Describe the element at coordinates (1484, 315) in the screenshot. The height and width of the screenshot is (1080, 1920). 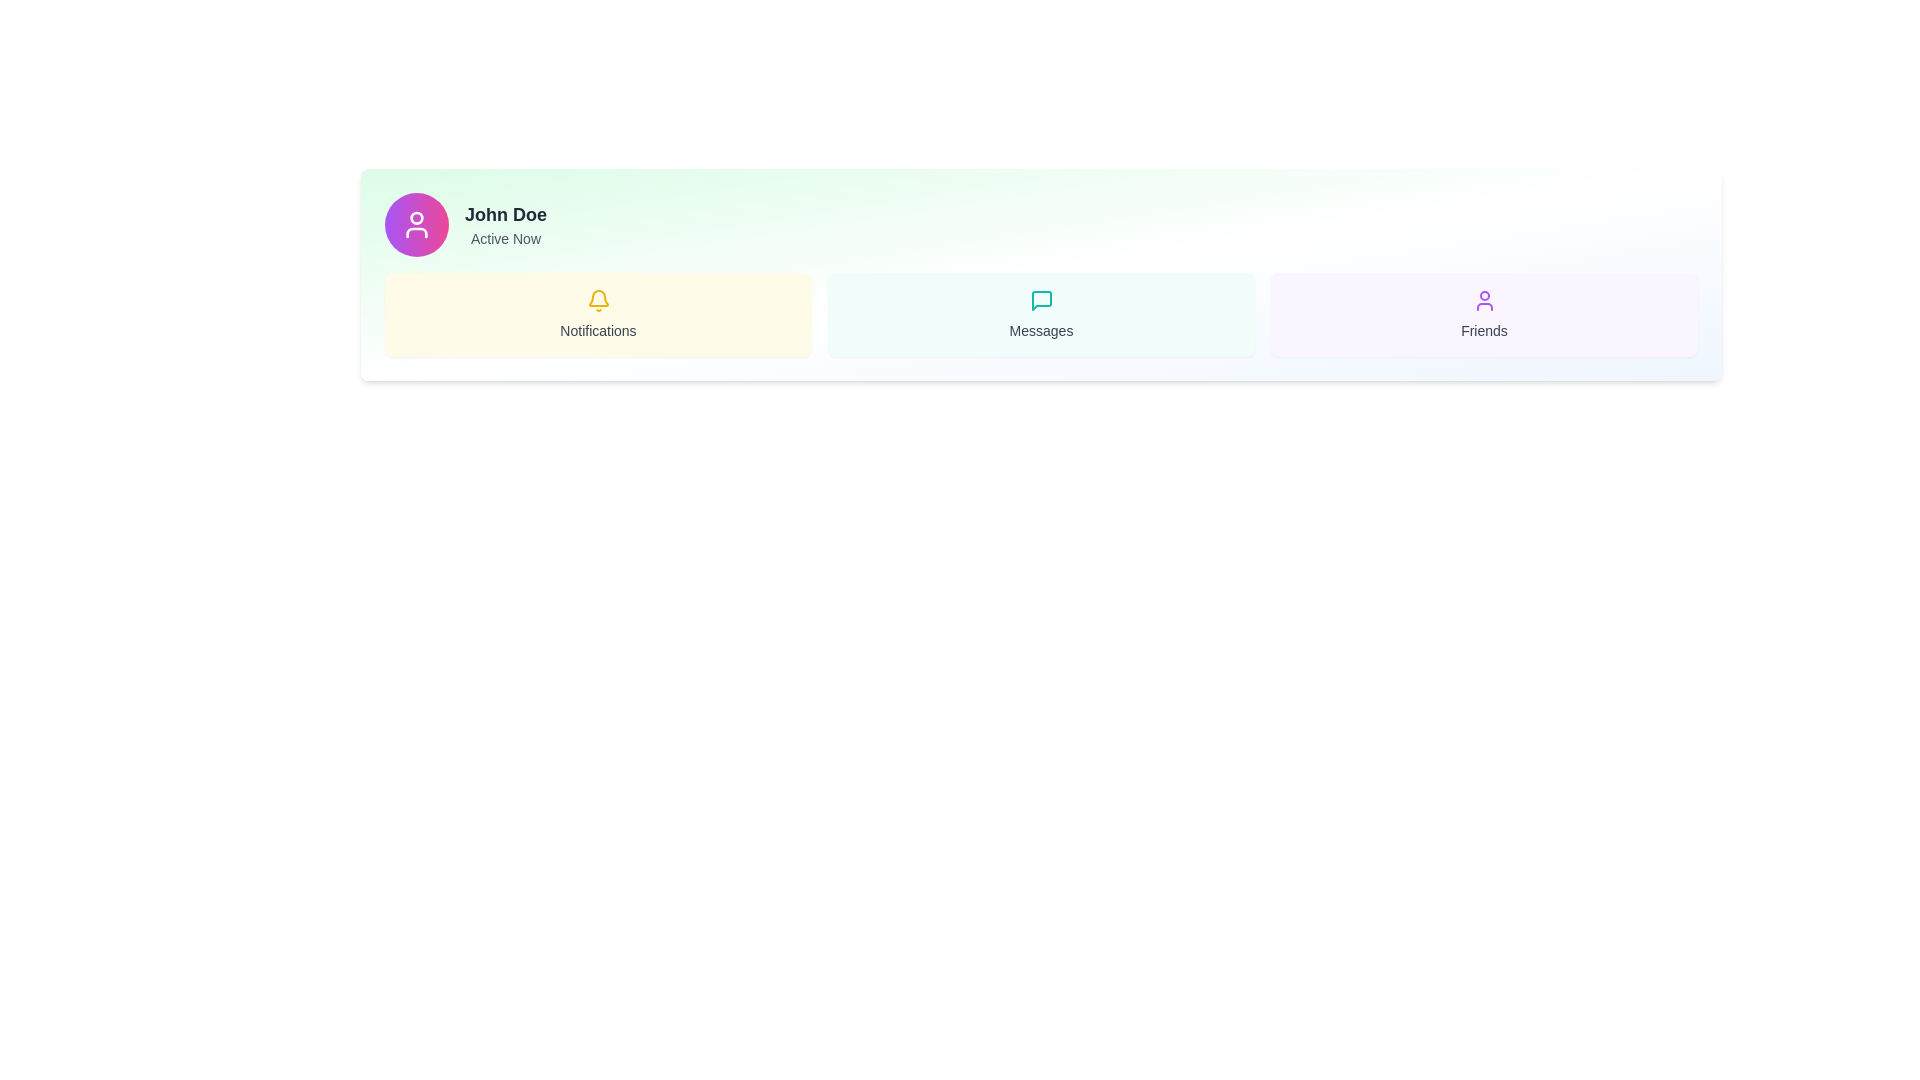
I see `the navigational card labeled 'Friends', which is the rightmost box in the third column of the grid layout` at that location.